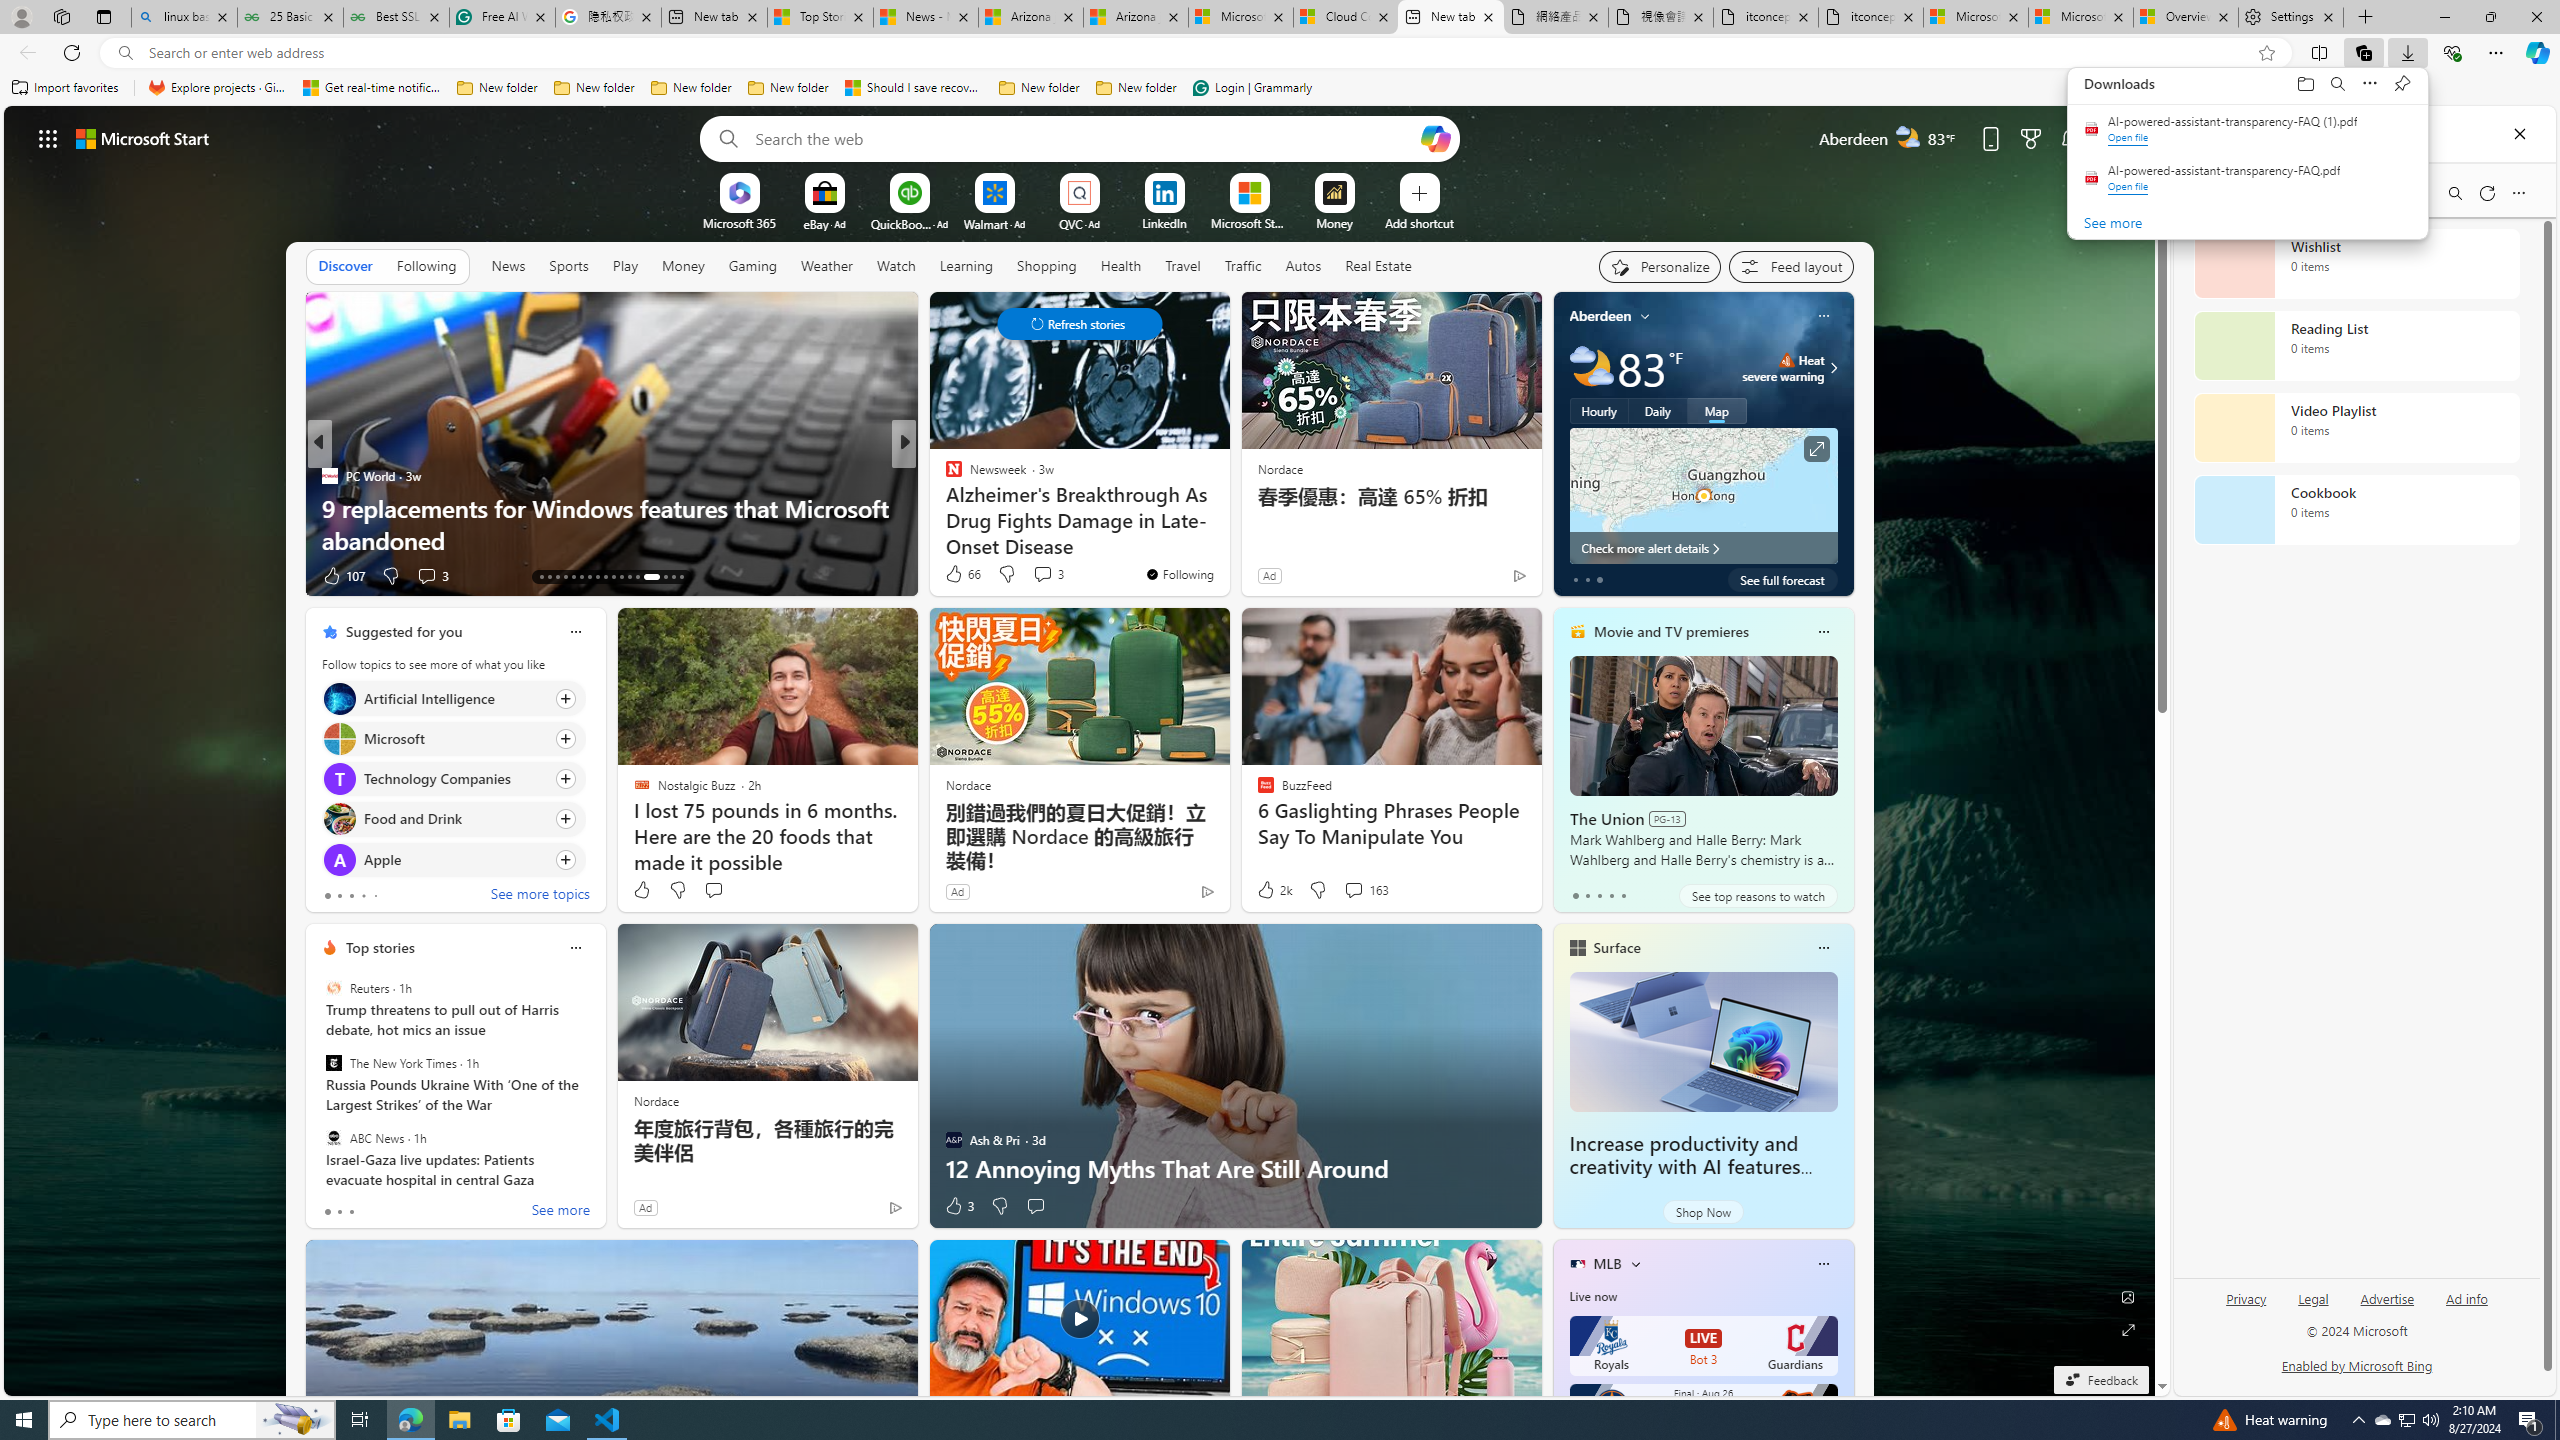 The image size is (2560, 1440). Describe the element at coordinates (1252, 87) in the screenshot. I see `'Login | Grammarly'` at that location.